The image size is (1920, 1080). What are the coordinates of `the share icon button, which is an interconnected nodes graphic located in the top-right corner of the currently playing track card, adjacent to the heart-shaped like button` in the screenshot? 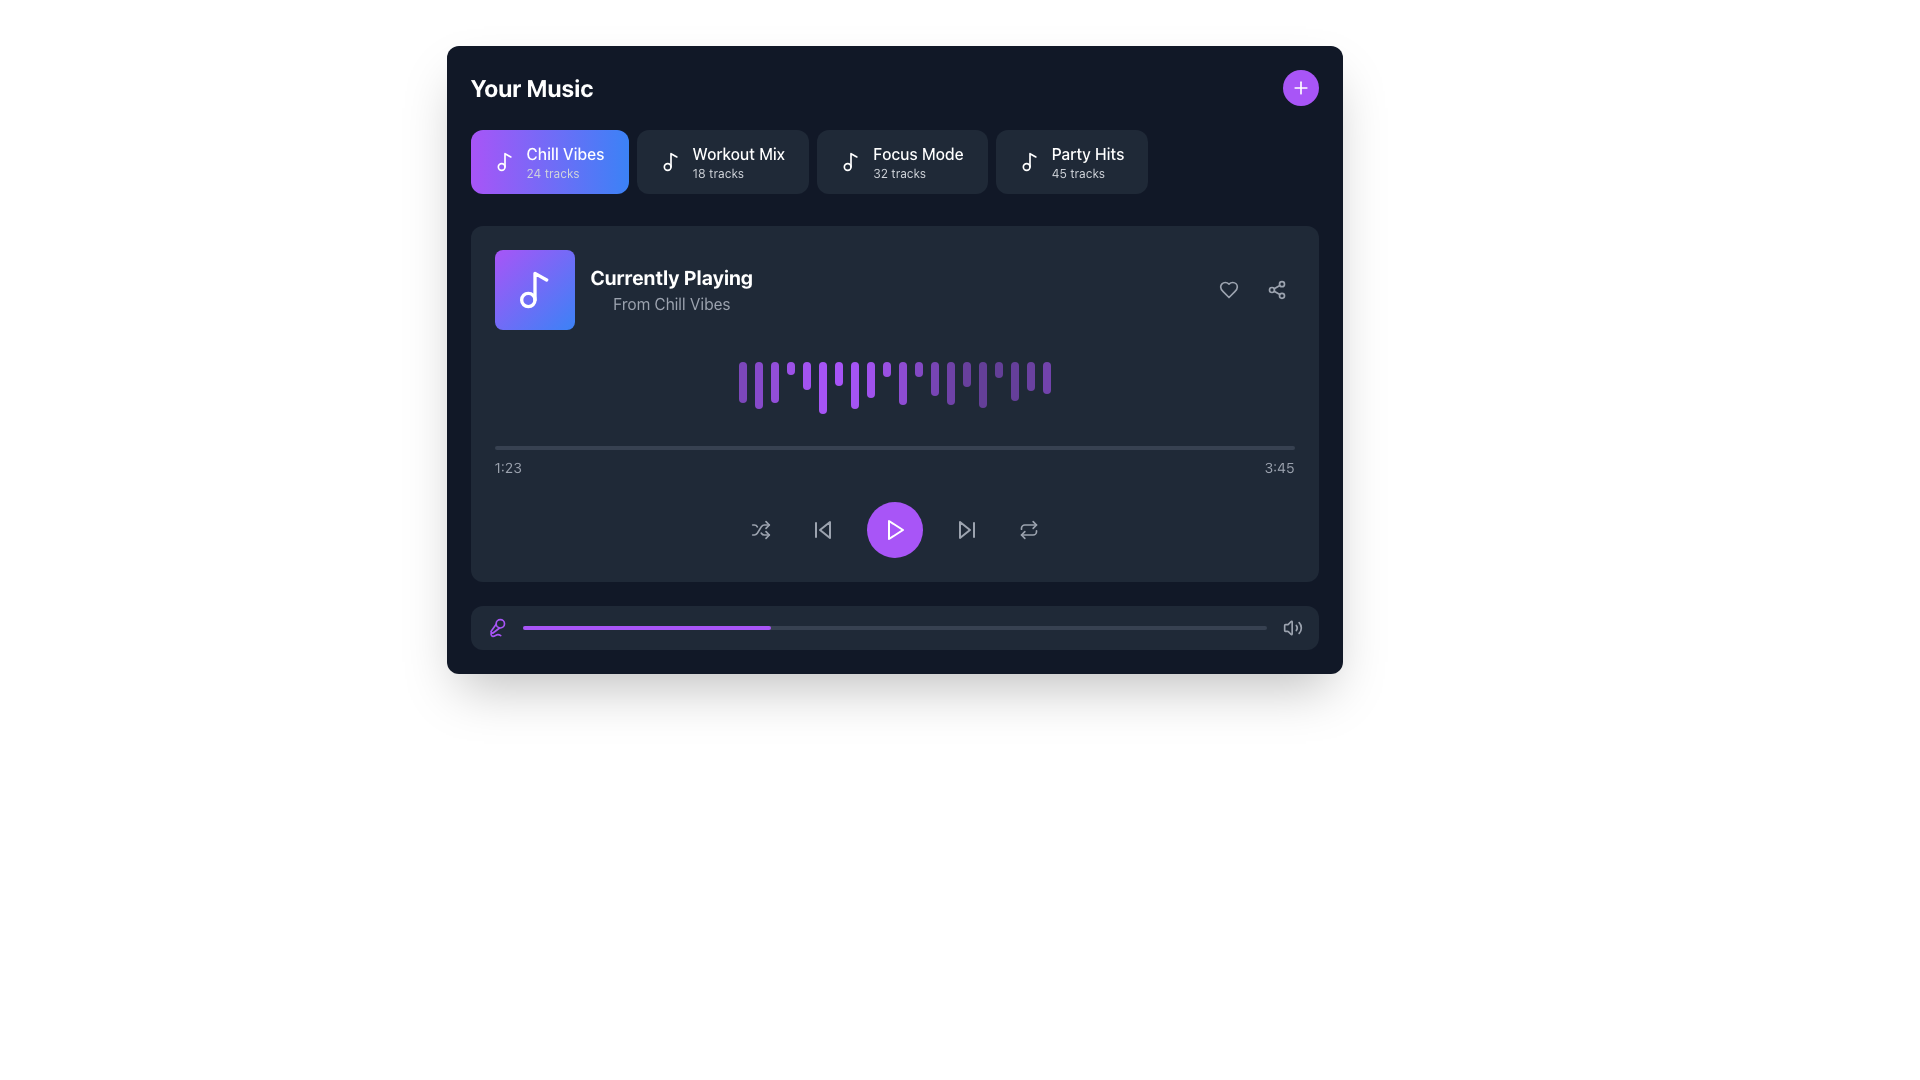 It's located at (1275, 289).